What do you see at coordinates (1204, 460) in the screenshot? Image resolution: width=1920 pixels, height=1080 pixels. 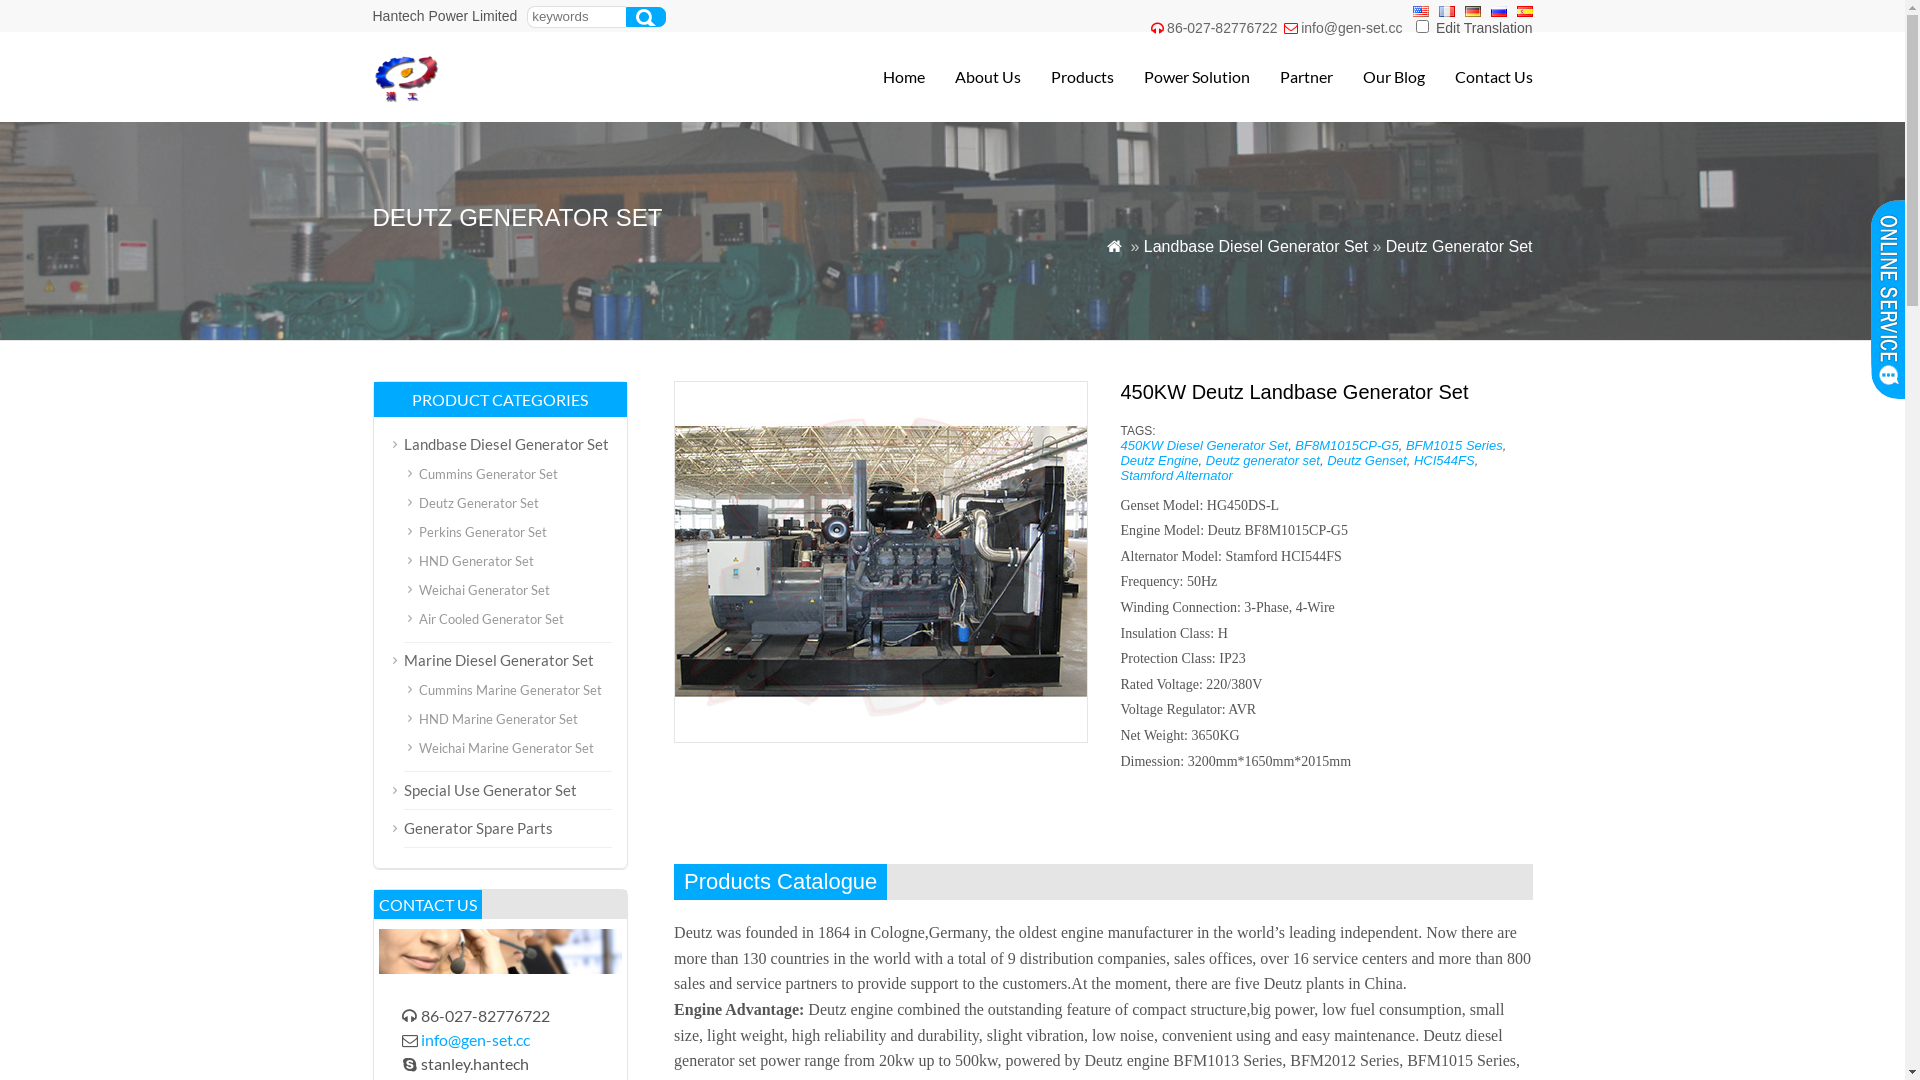 I see `'Deutz generator set'` at bounding box center [1204, 460].